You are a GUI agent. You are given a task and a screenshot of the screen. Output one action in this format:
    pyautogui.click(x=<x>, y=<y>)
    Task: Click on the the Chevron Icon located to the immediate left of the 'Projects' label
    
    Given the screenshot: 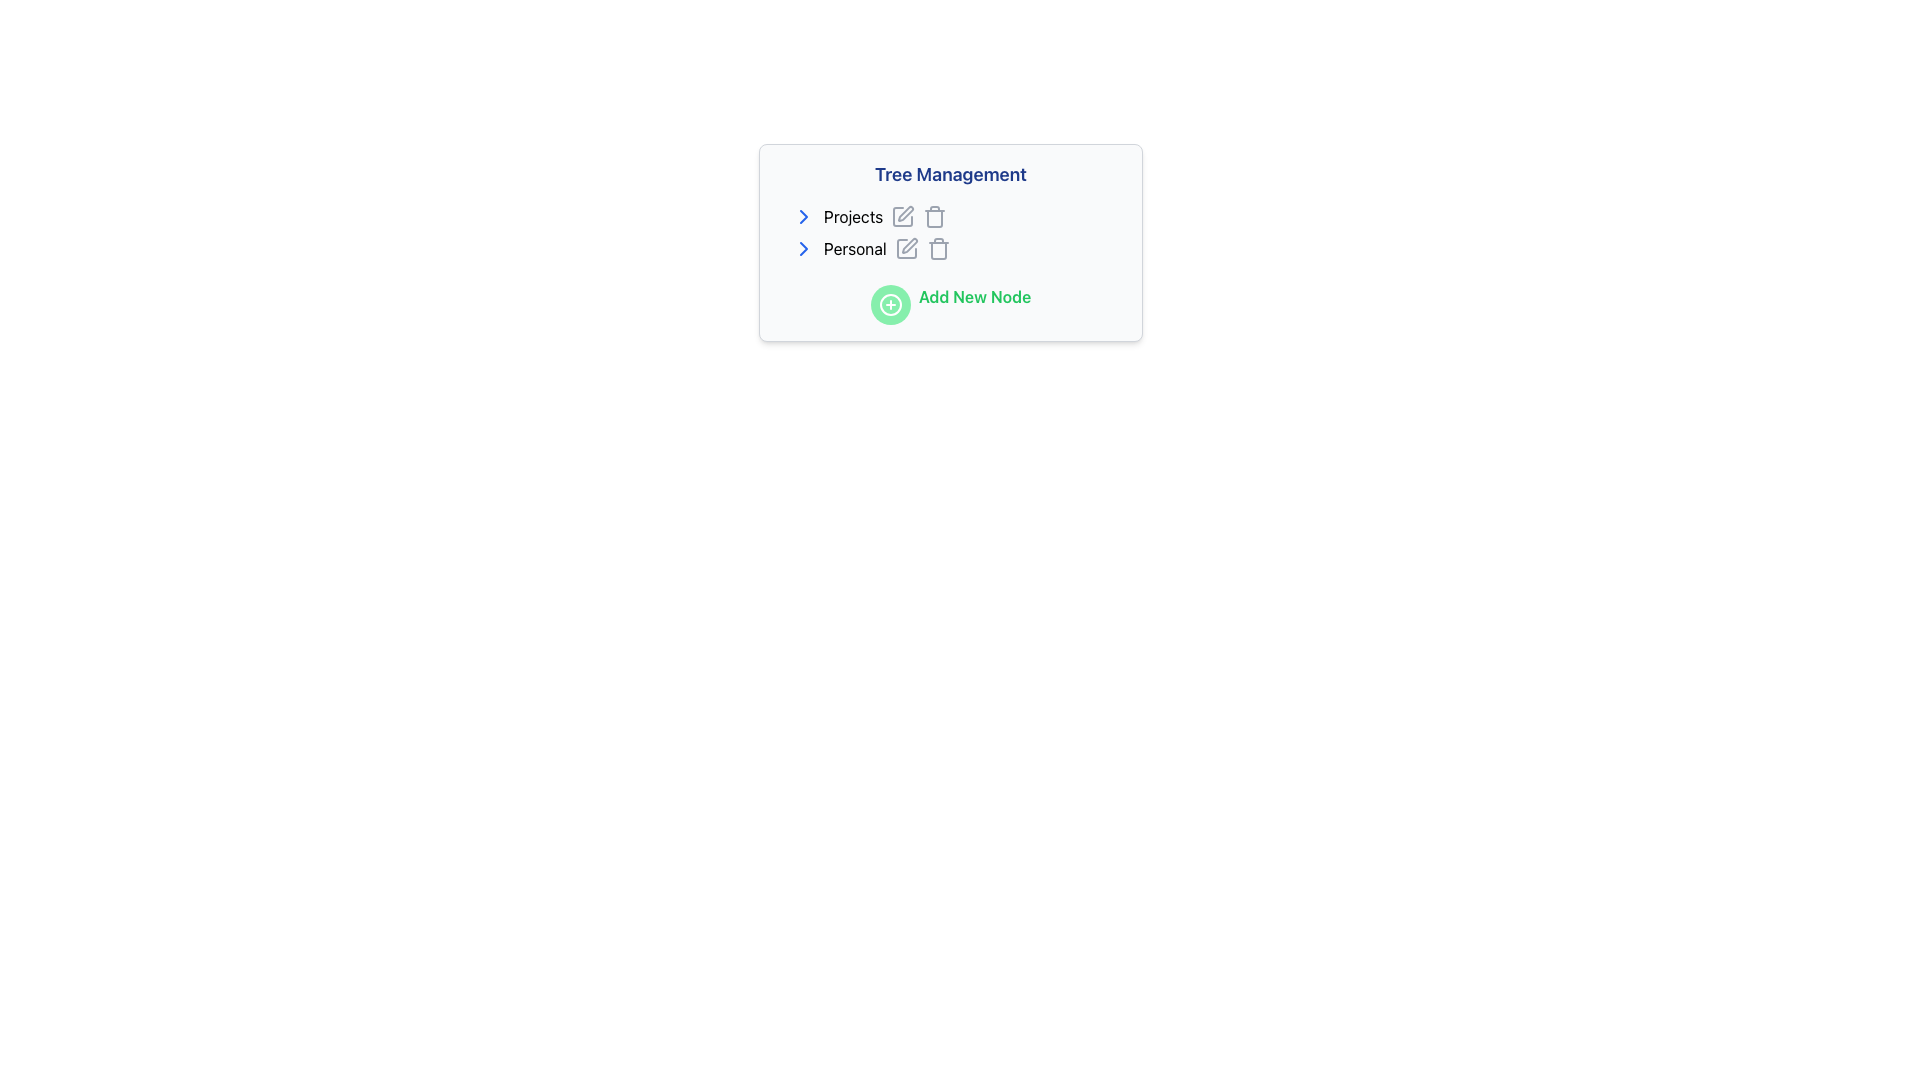 What is the action you would take?
    pyautogui.click(x=804, y=248)
    